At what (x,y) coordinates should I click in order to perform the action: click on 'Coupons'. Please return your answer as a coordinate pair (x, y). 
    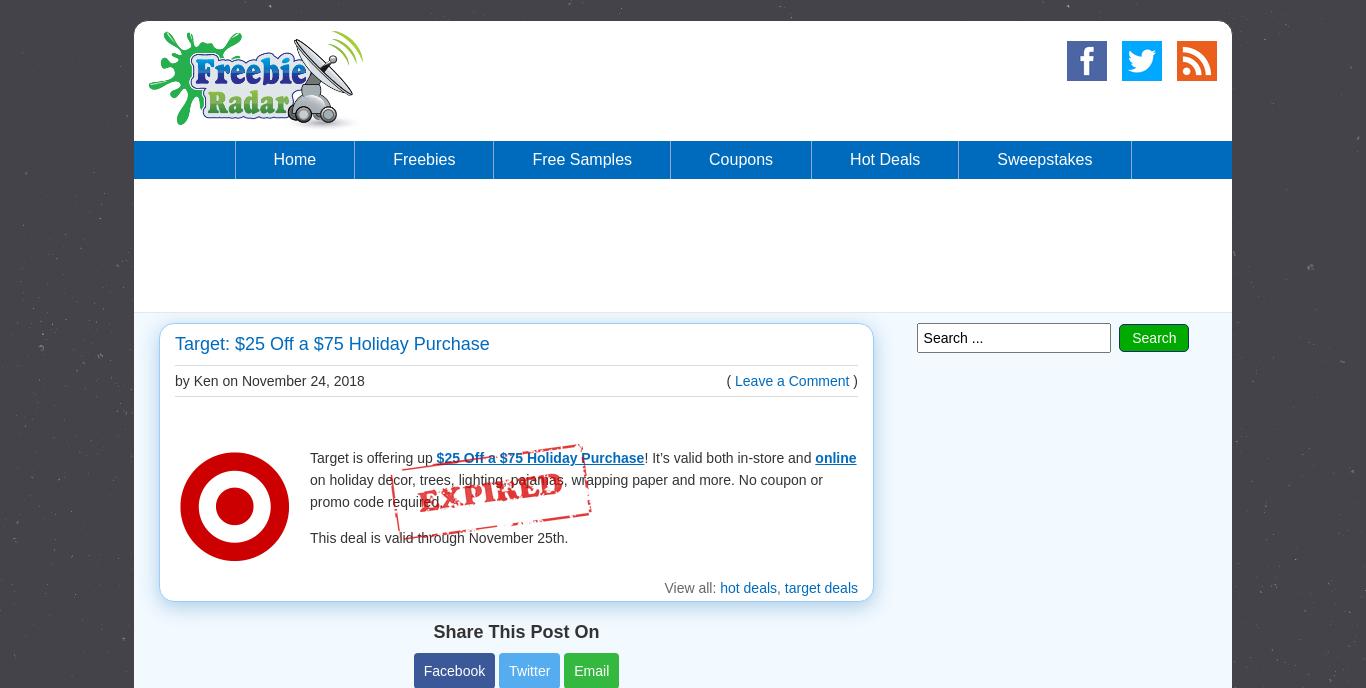
    Looking at the image, I should click on (741, 158).